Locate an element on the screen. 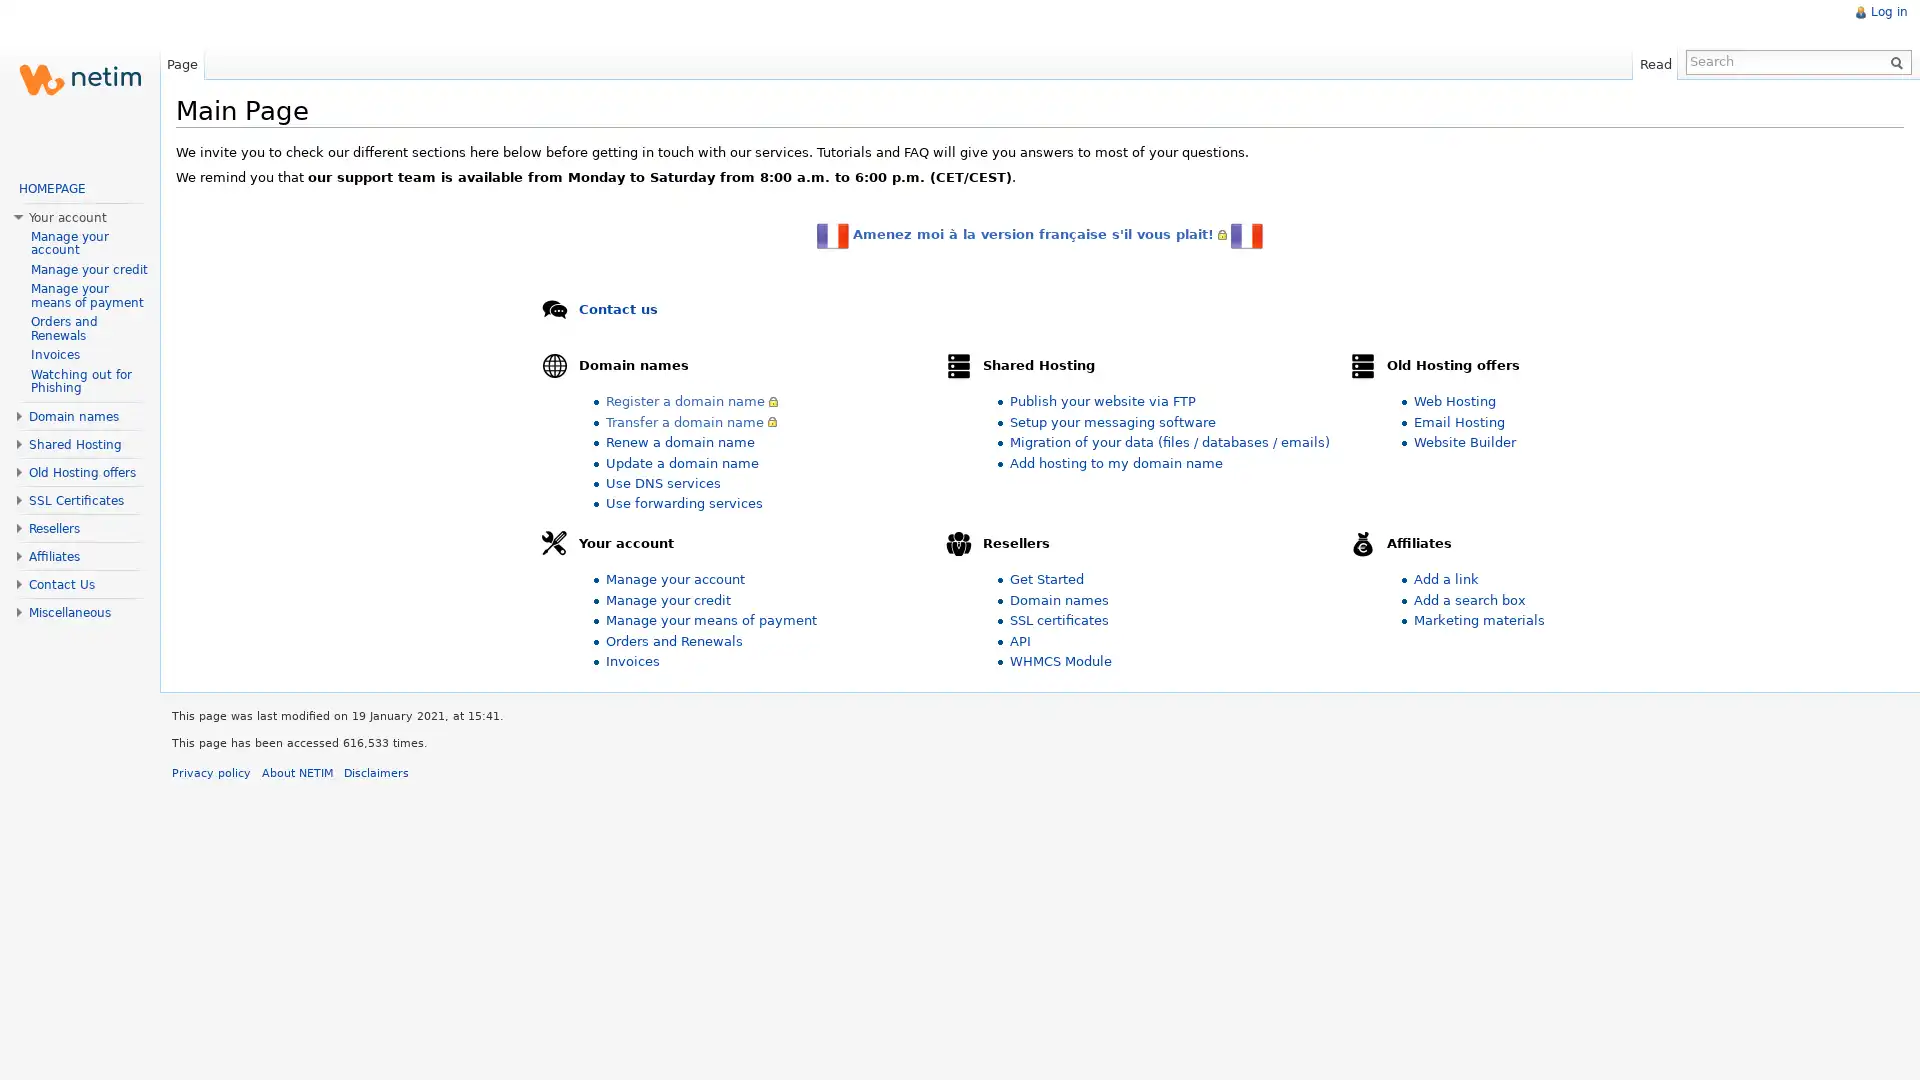 This screenshot has height=1080, width=1920. Search is located at coordinates (1898, 60).